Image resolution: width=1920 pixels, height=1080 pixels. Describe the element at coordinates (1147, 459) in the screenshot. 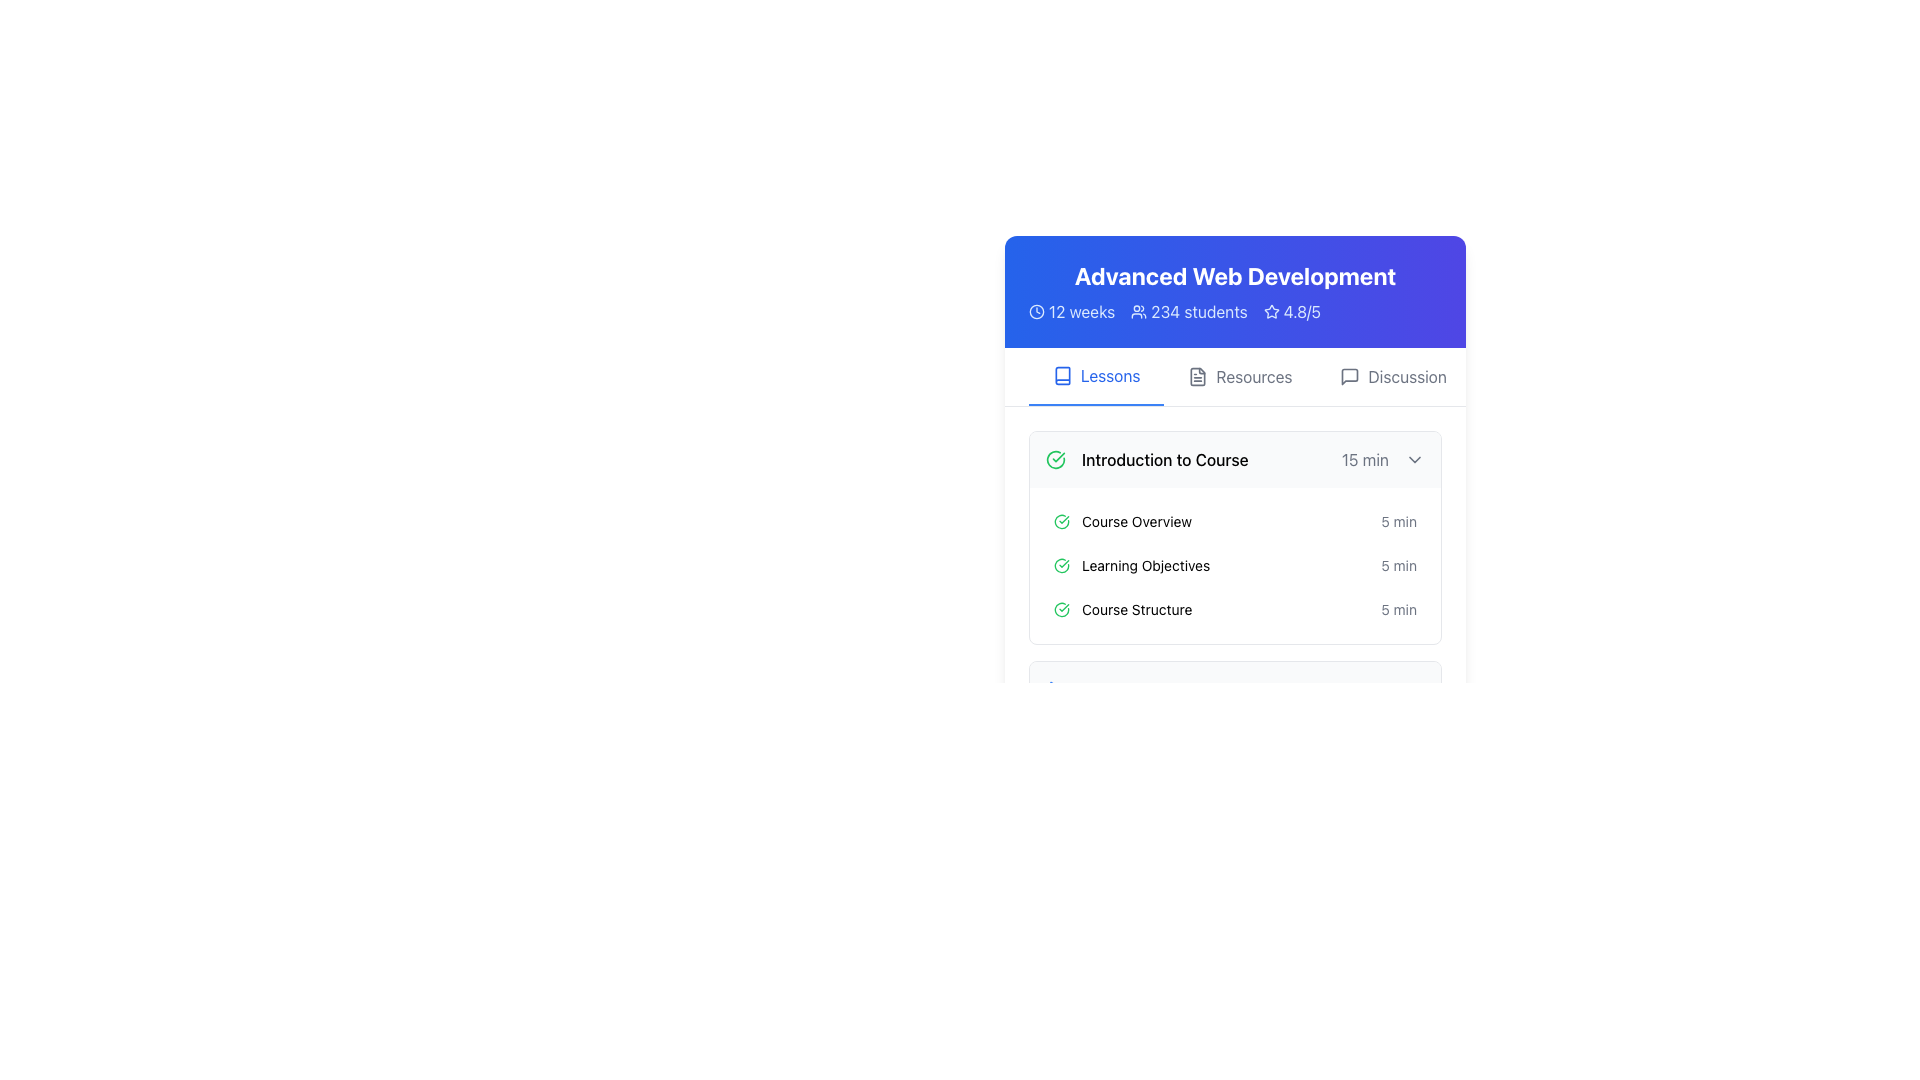

I see `the 'Introduction to Course' text label, which is positioned at the top of the lessons list under the 'Lessons' tab, and is identified by its associated green checkmark icon on the left` at that location.